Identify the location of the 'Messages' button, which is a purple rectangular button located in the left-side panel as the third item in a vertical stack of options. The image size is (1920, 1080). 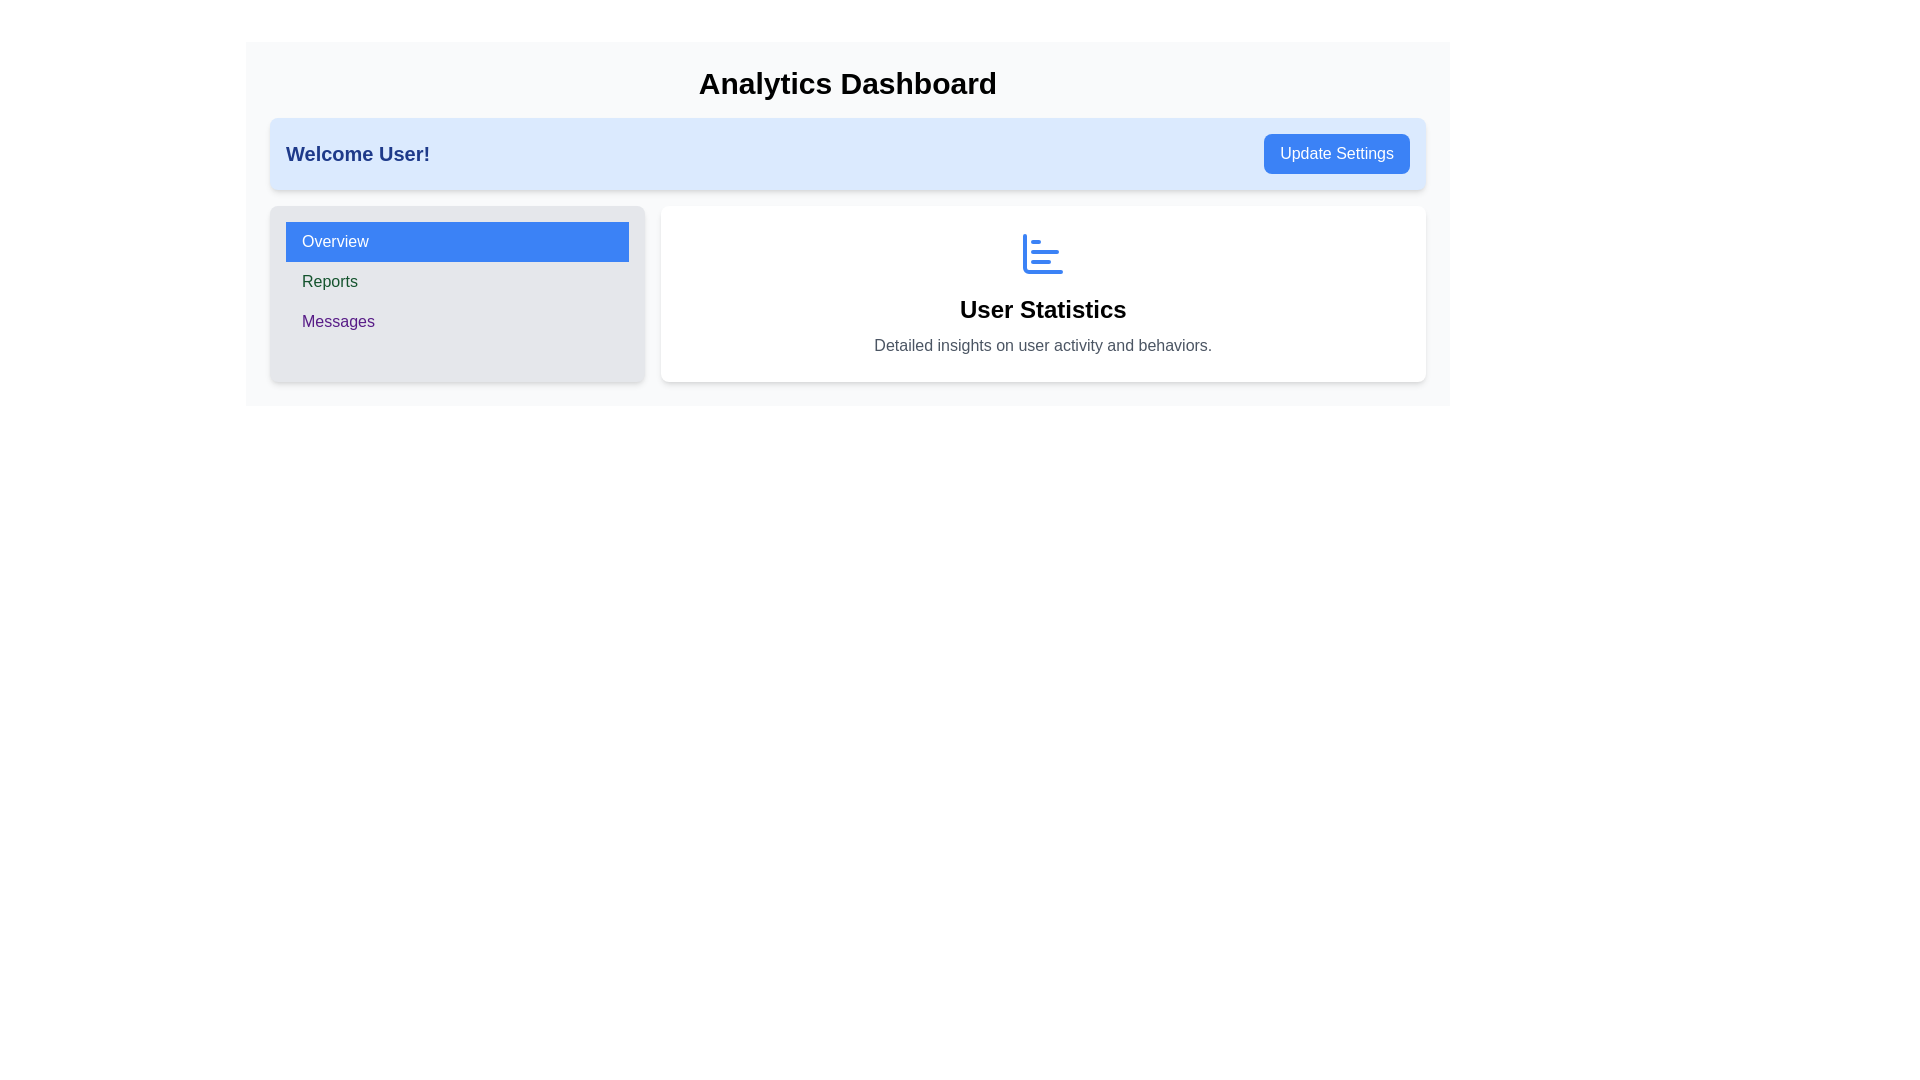
(455, 320).